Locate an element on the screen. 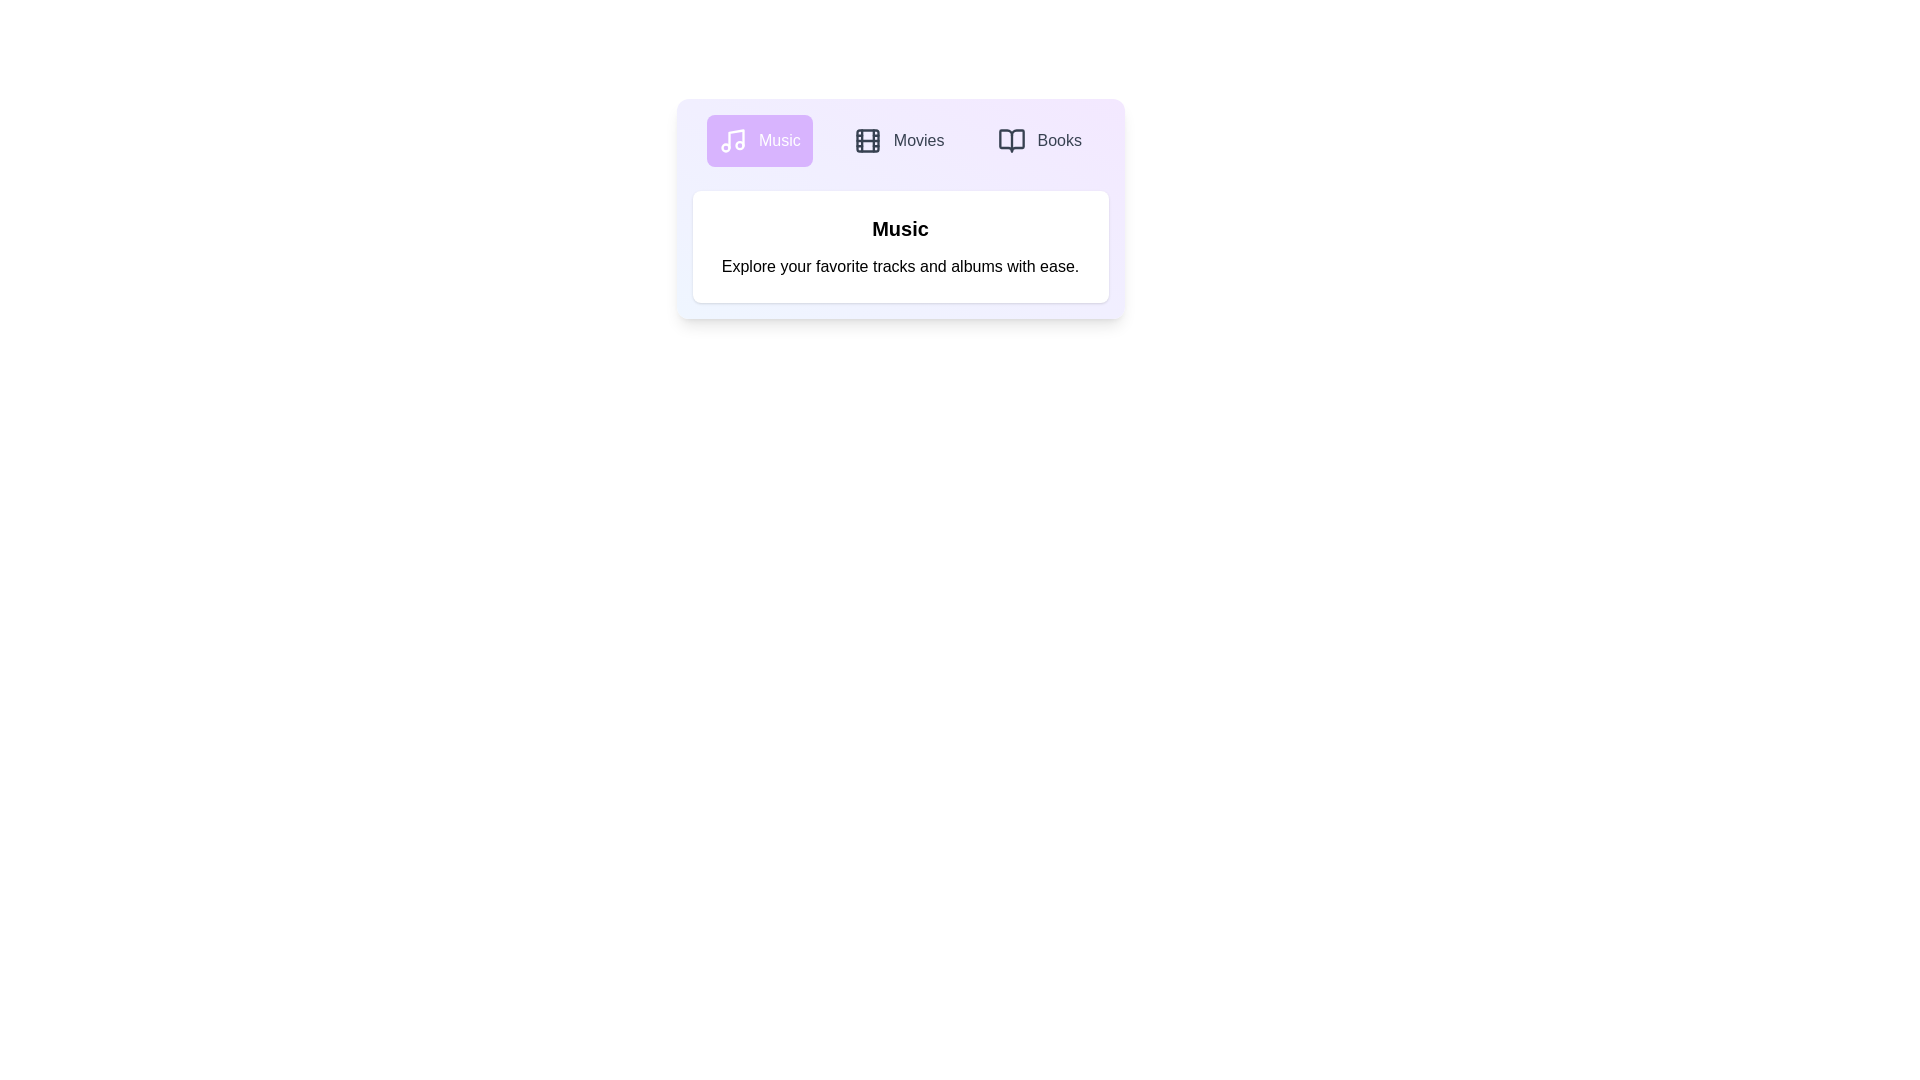 This screenshot has height=1080, width=1920. the Books tab to view its content is located at coordinates (1039, 140).